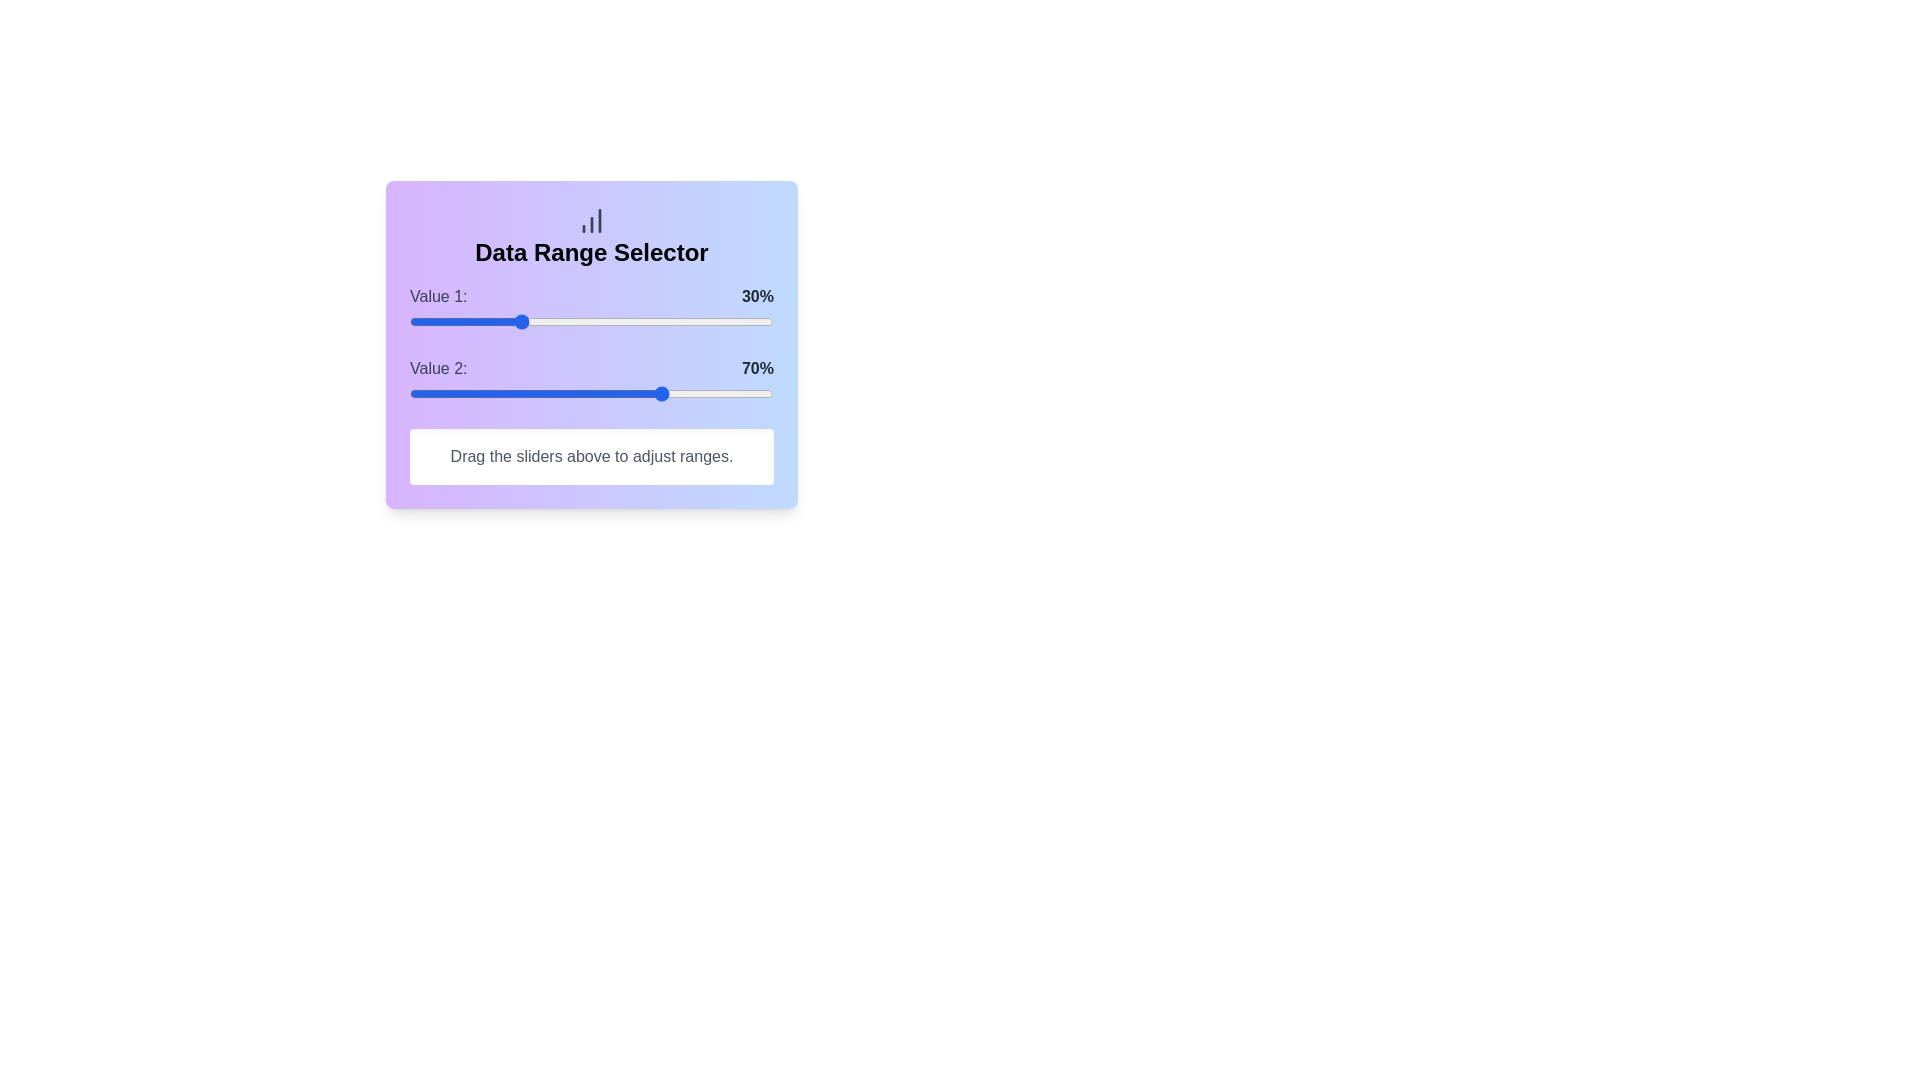  I want to click on the slider for Value 1 to set its percentage to 82, so click(708, 320).